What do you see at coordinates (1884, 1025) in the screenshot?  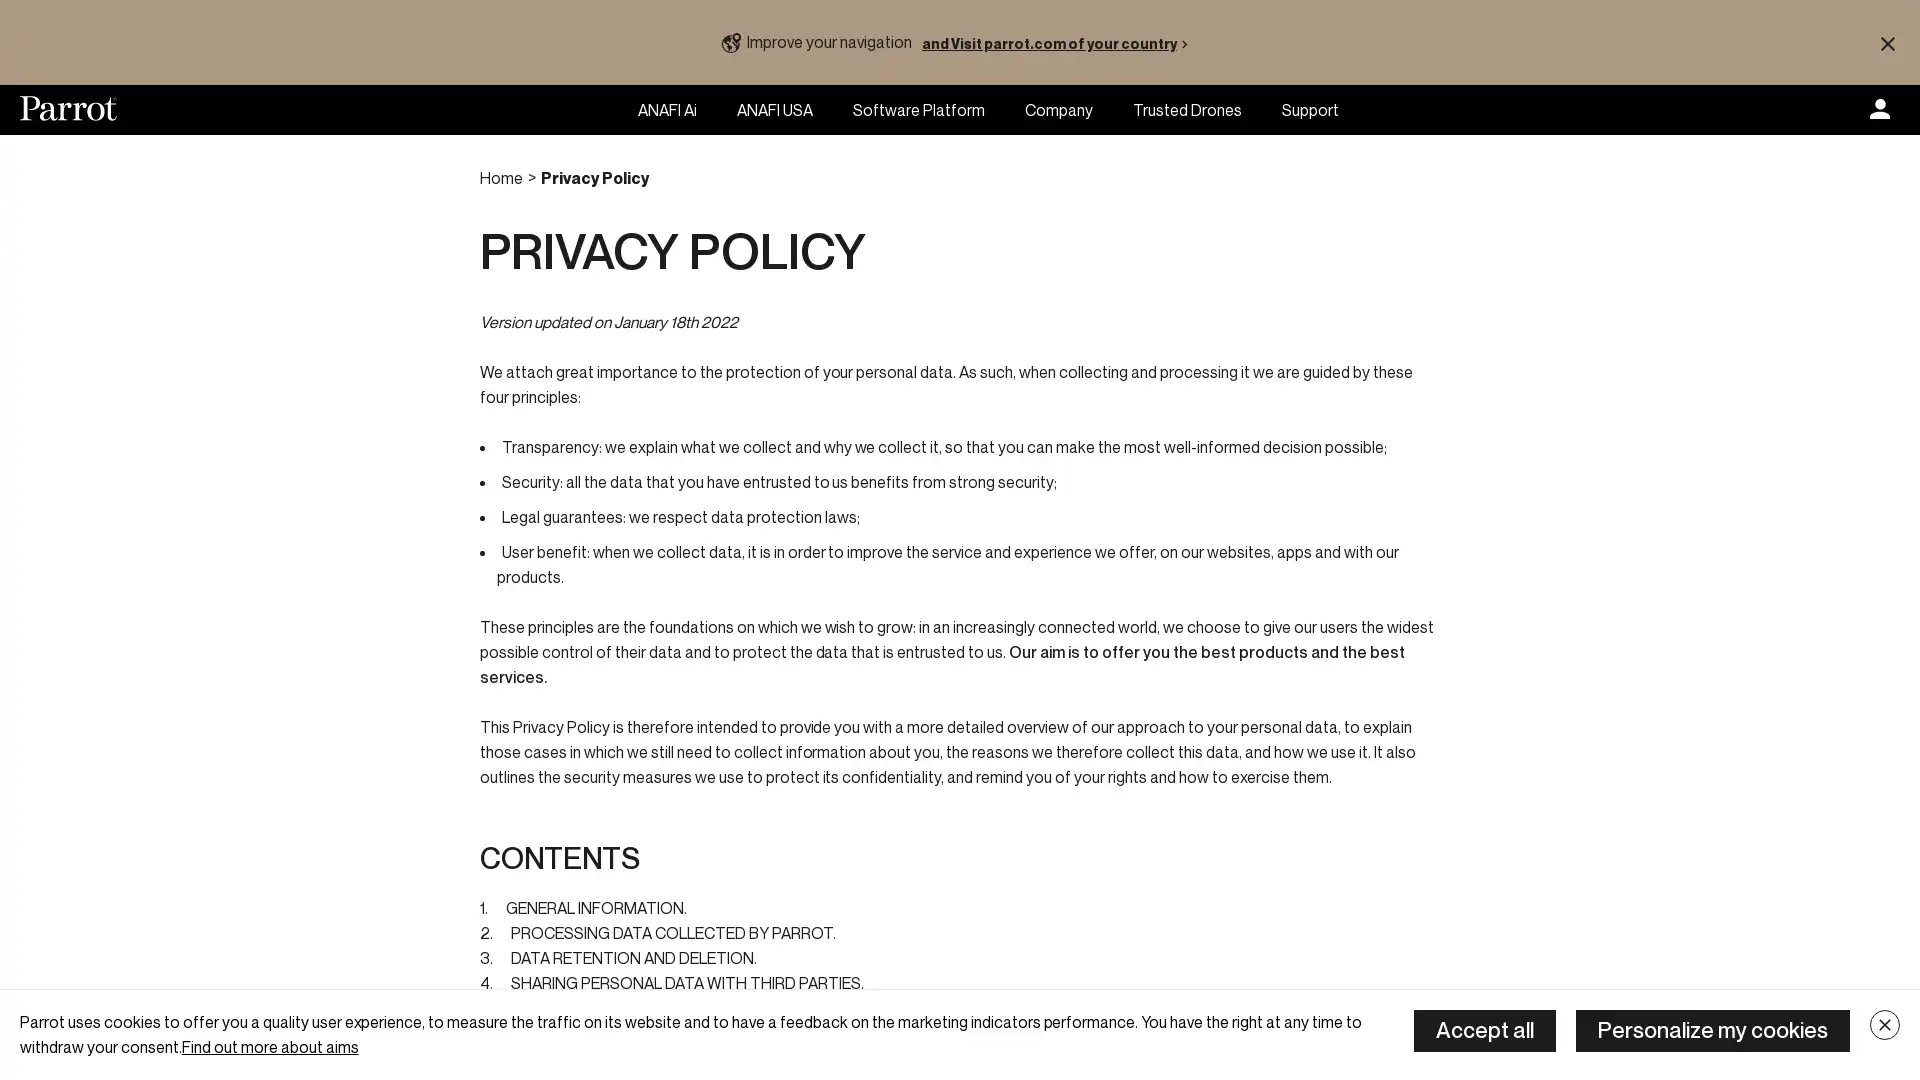 I see `close` at bounding box center [1884, 1025].